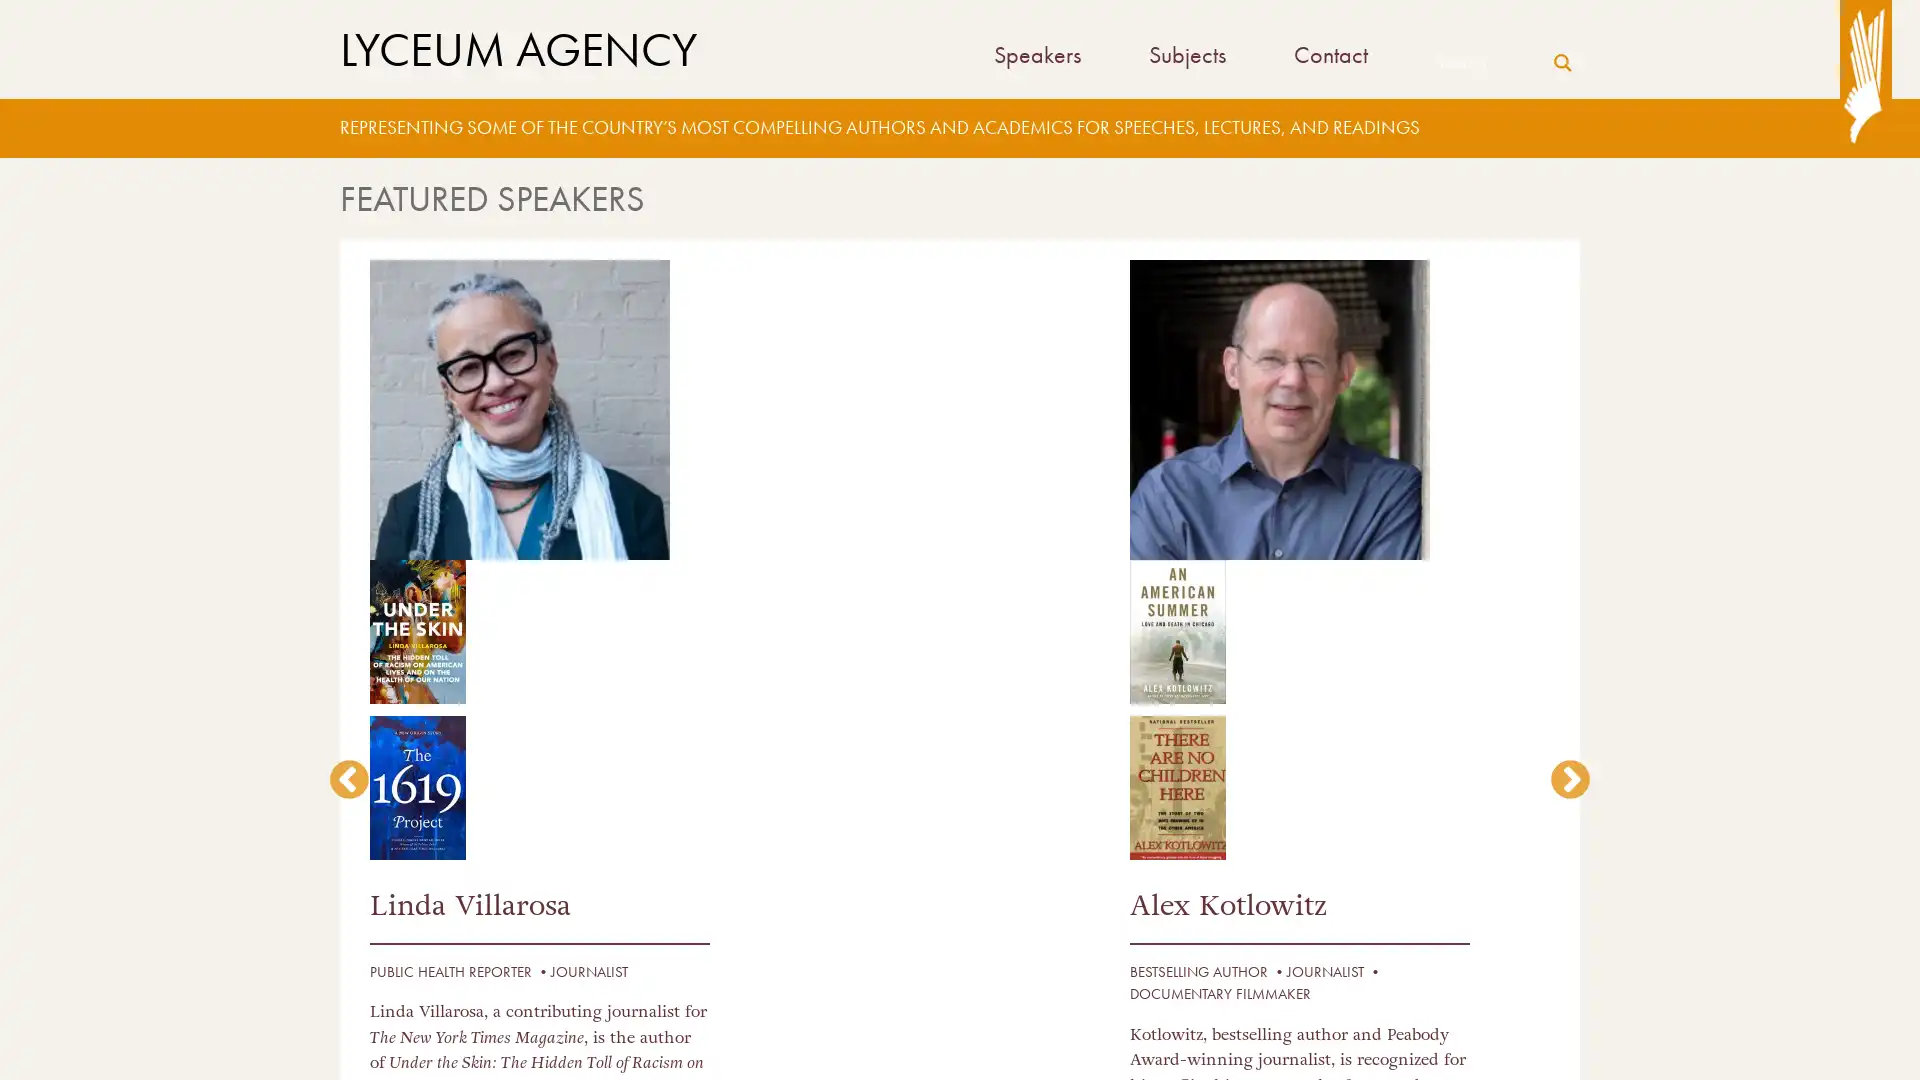 This screenshot has width=1920, height=1080. Describe the element at coordinates (1569, 431) in the screenshot. I see `next` at that location.